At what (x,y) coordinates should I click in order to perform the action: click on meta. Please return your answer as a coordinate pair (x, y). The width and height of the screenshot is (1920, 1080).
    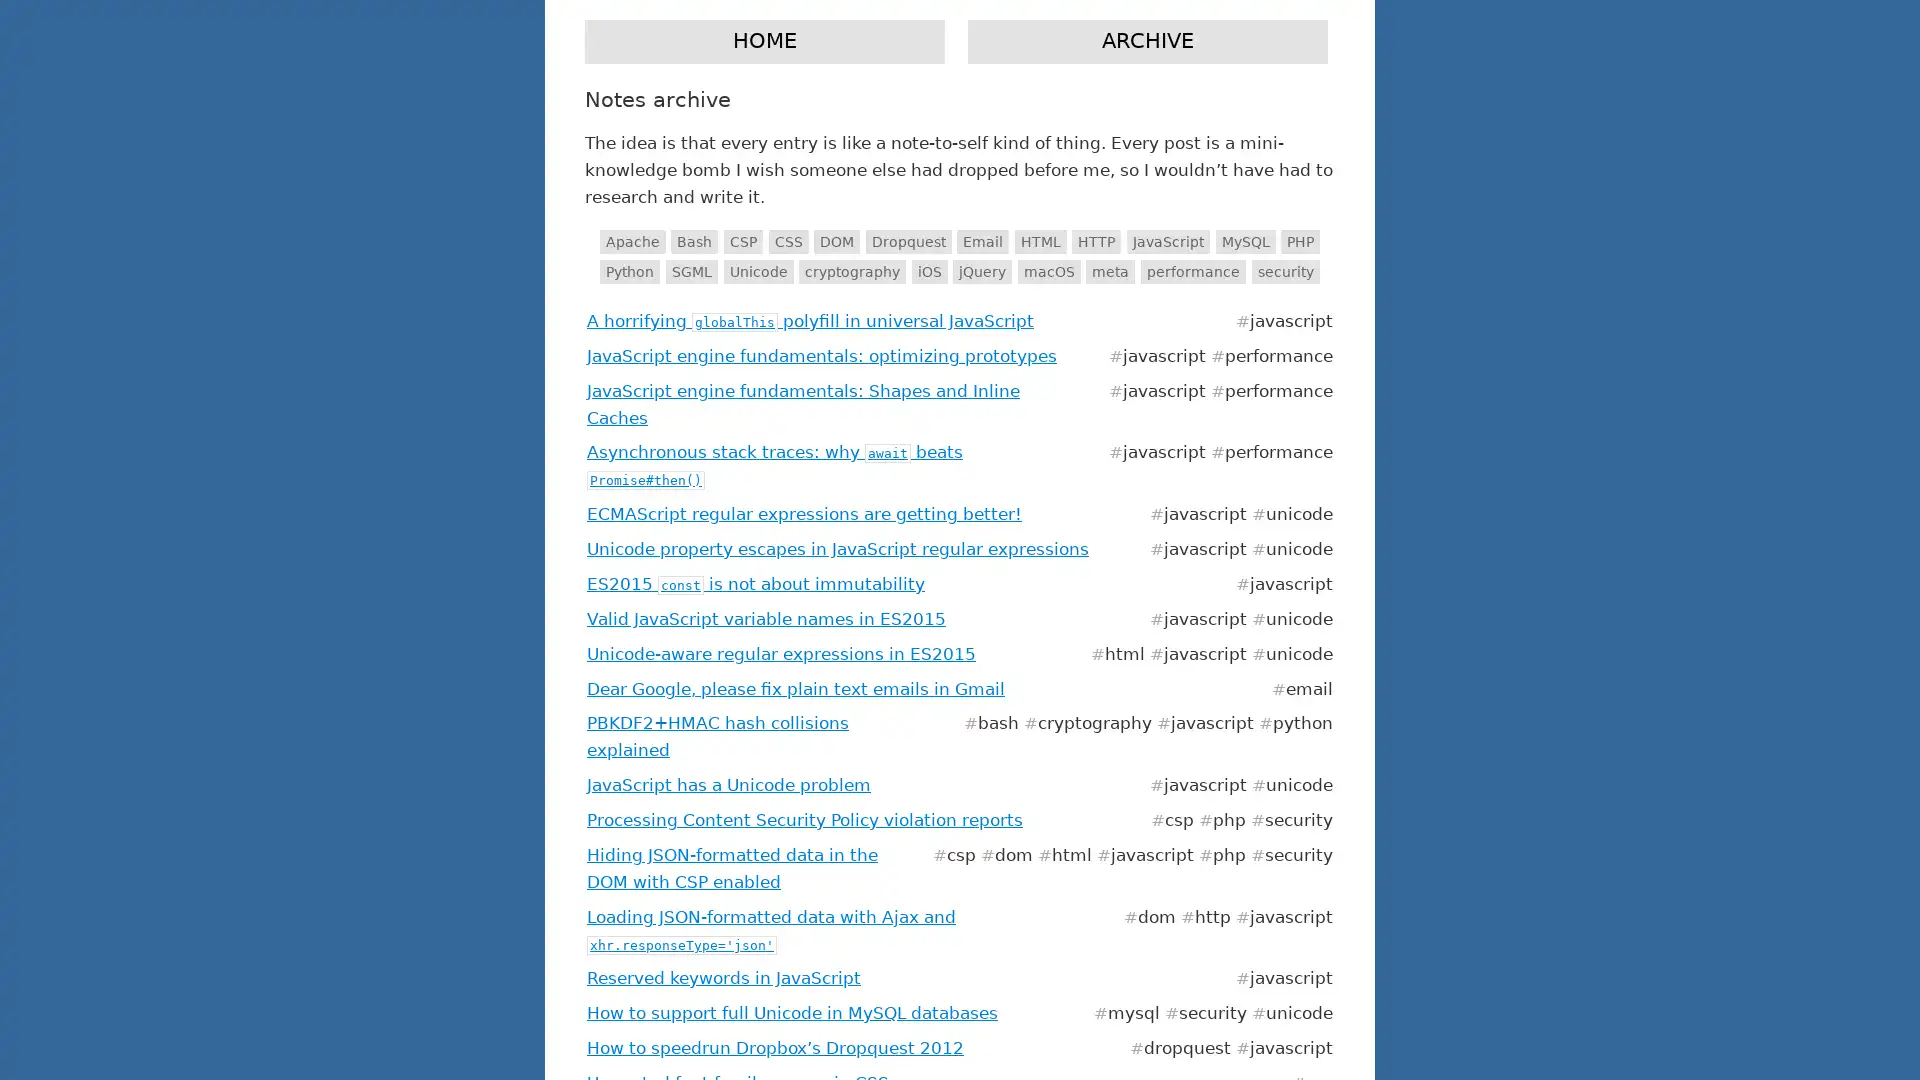
    Looking at the image, I should click on (1109, 271).